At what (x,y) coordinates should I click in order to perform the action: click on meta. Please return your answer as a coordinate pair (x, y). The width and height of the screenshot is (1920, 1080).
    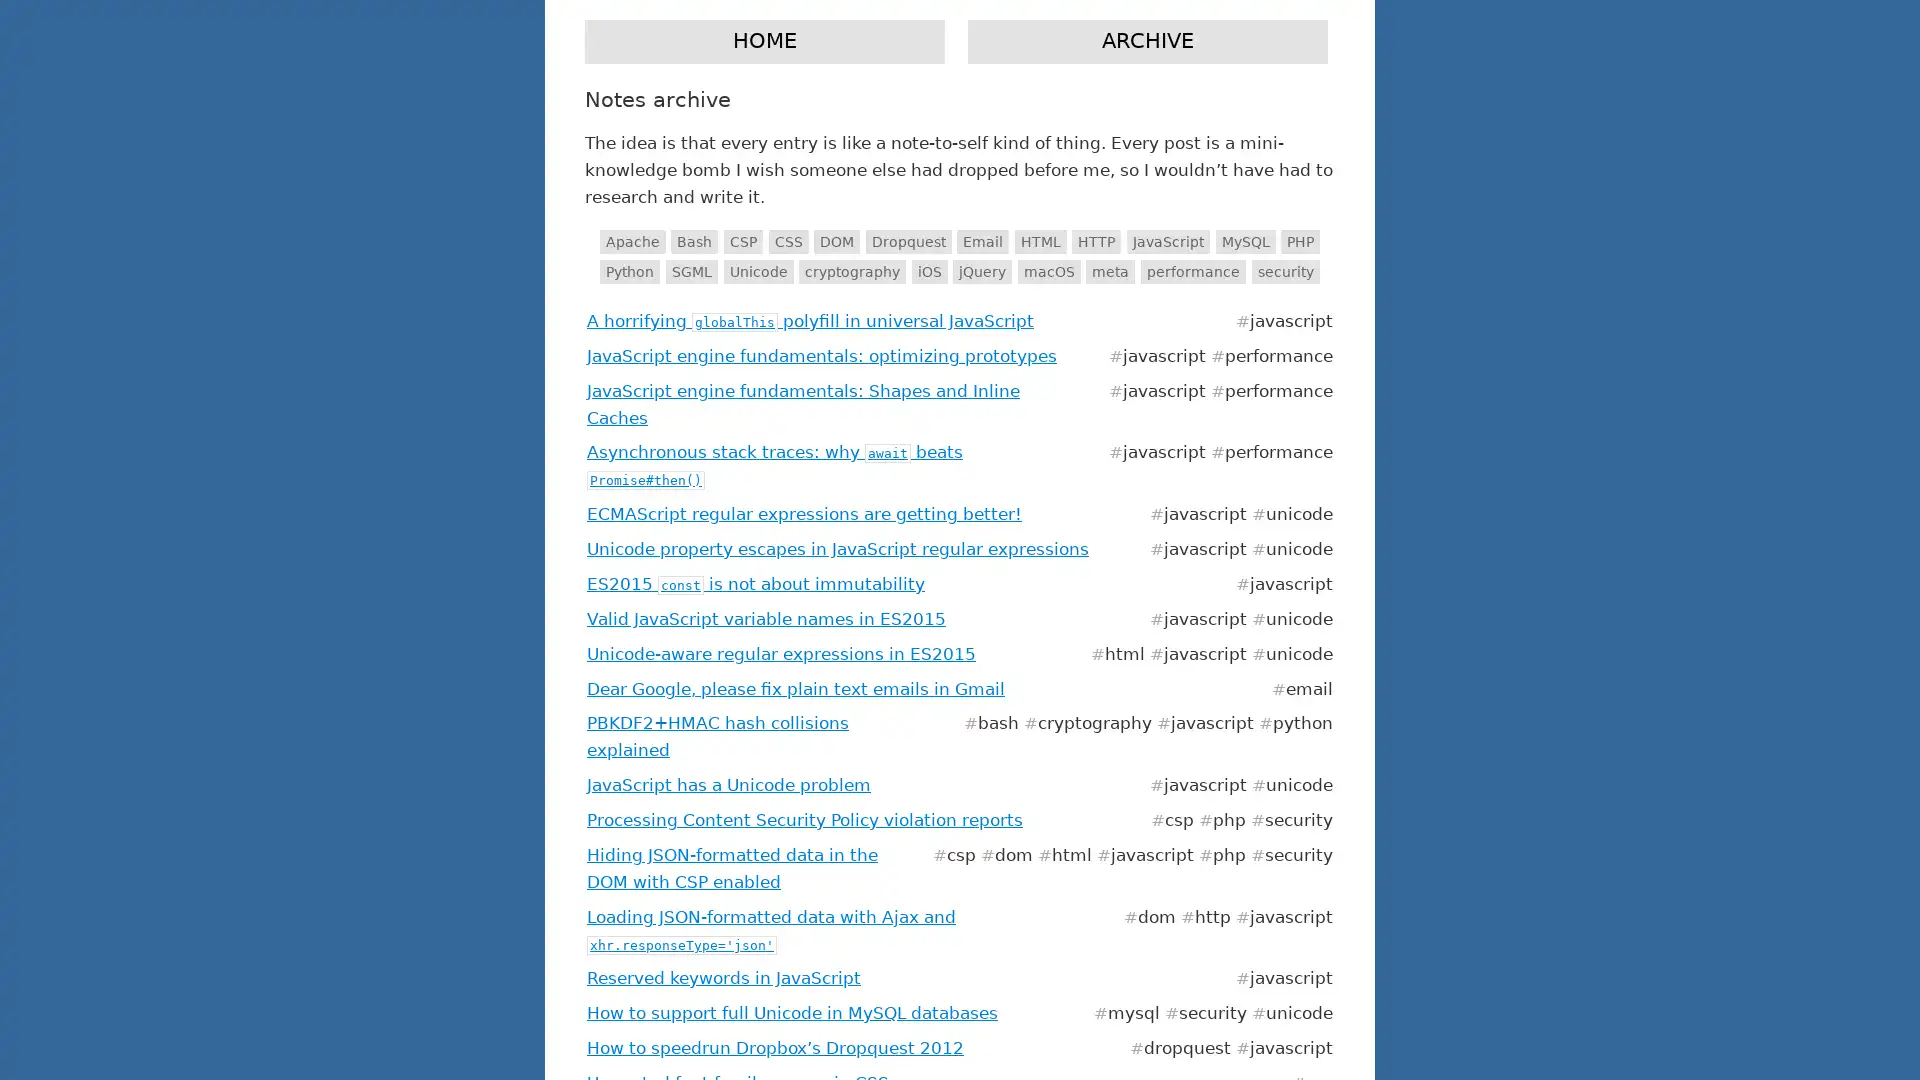
    Looking at the image, I should click on (1109, 271).